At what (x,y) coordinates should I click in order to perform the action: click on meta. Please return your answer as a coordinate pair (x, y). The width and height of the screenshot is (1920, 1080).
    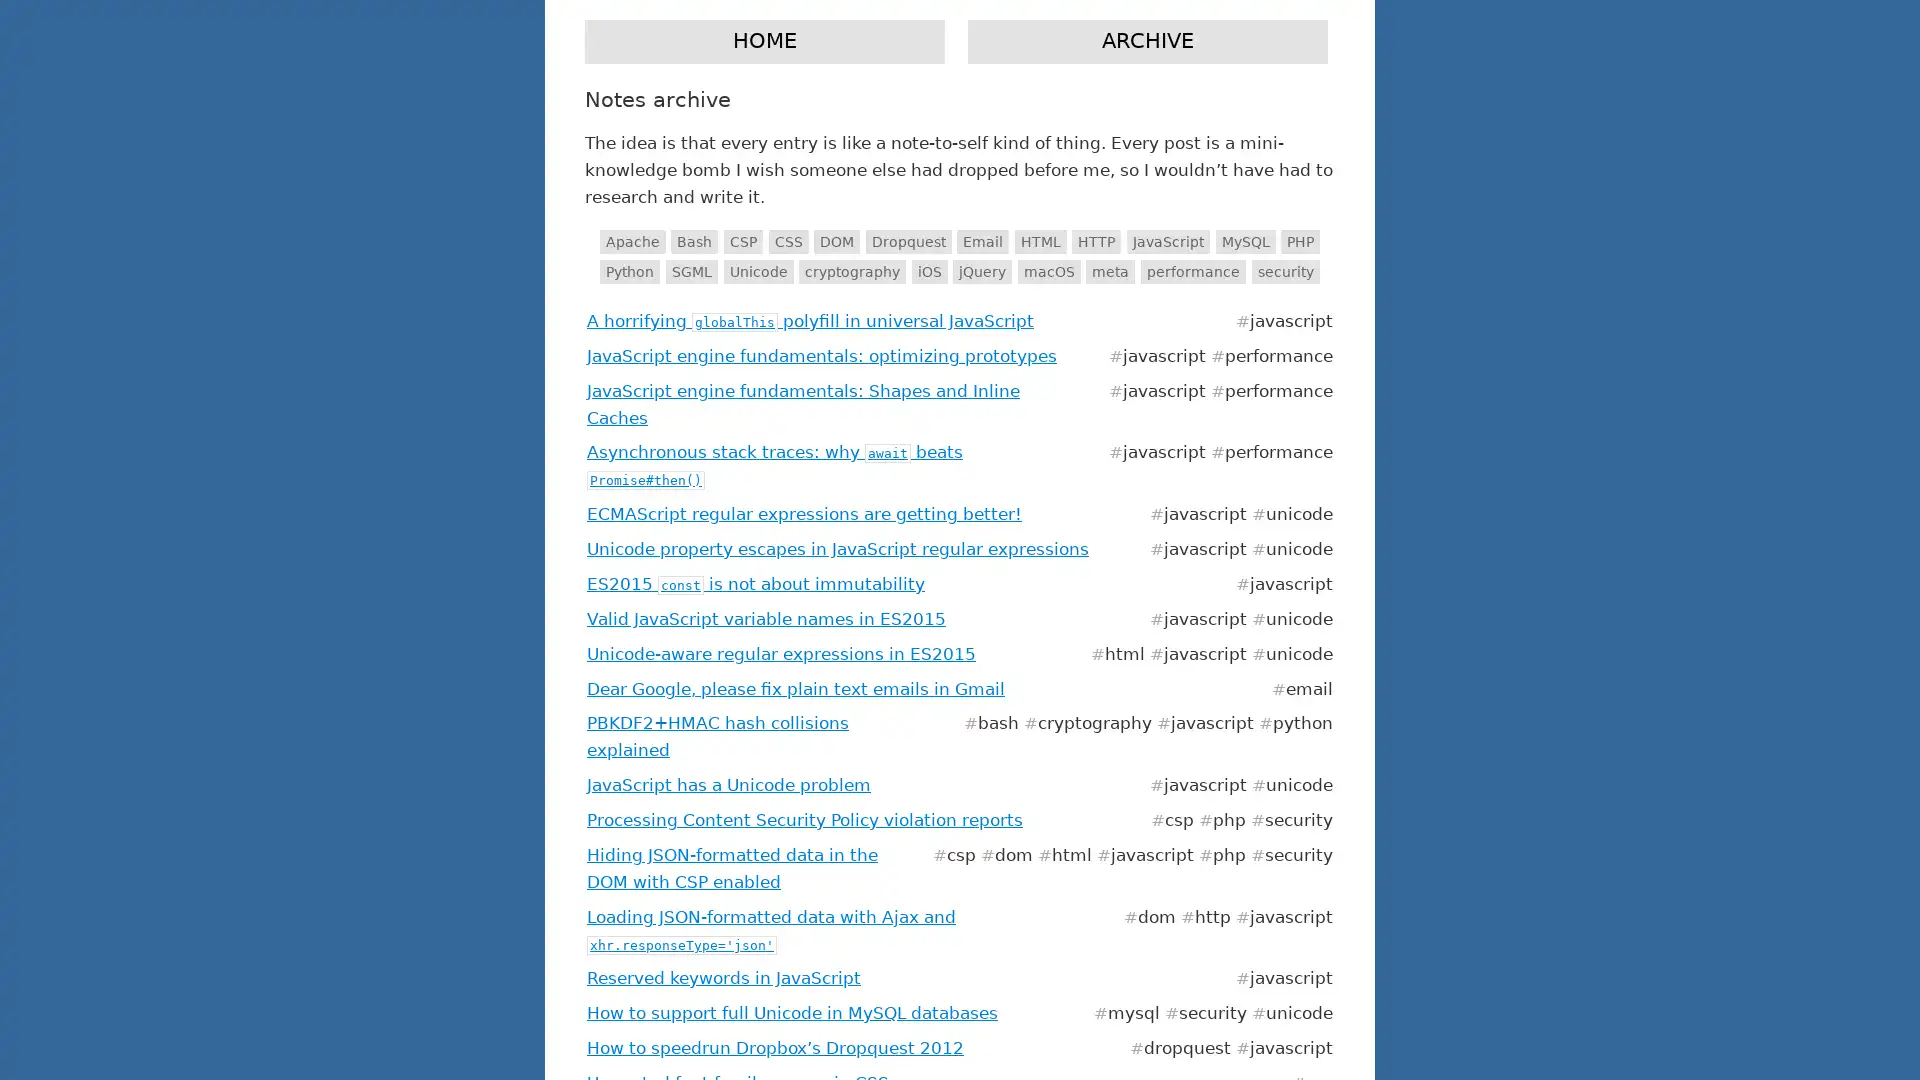
    Looking at the image, I should click on (1109, 271).